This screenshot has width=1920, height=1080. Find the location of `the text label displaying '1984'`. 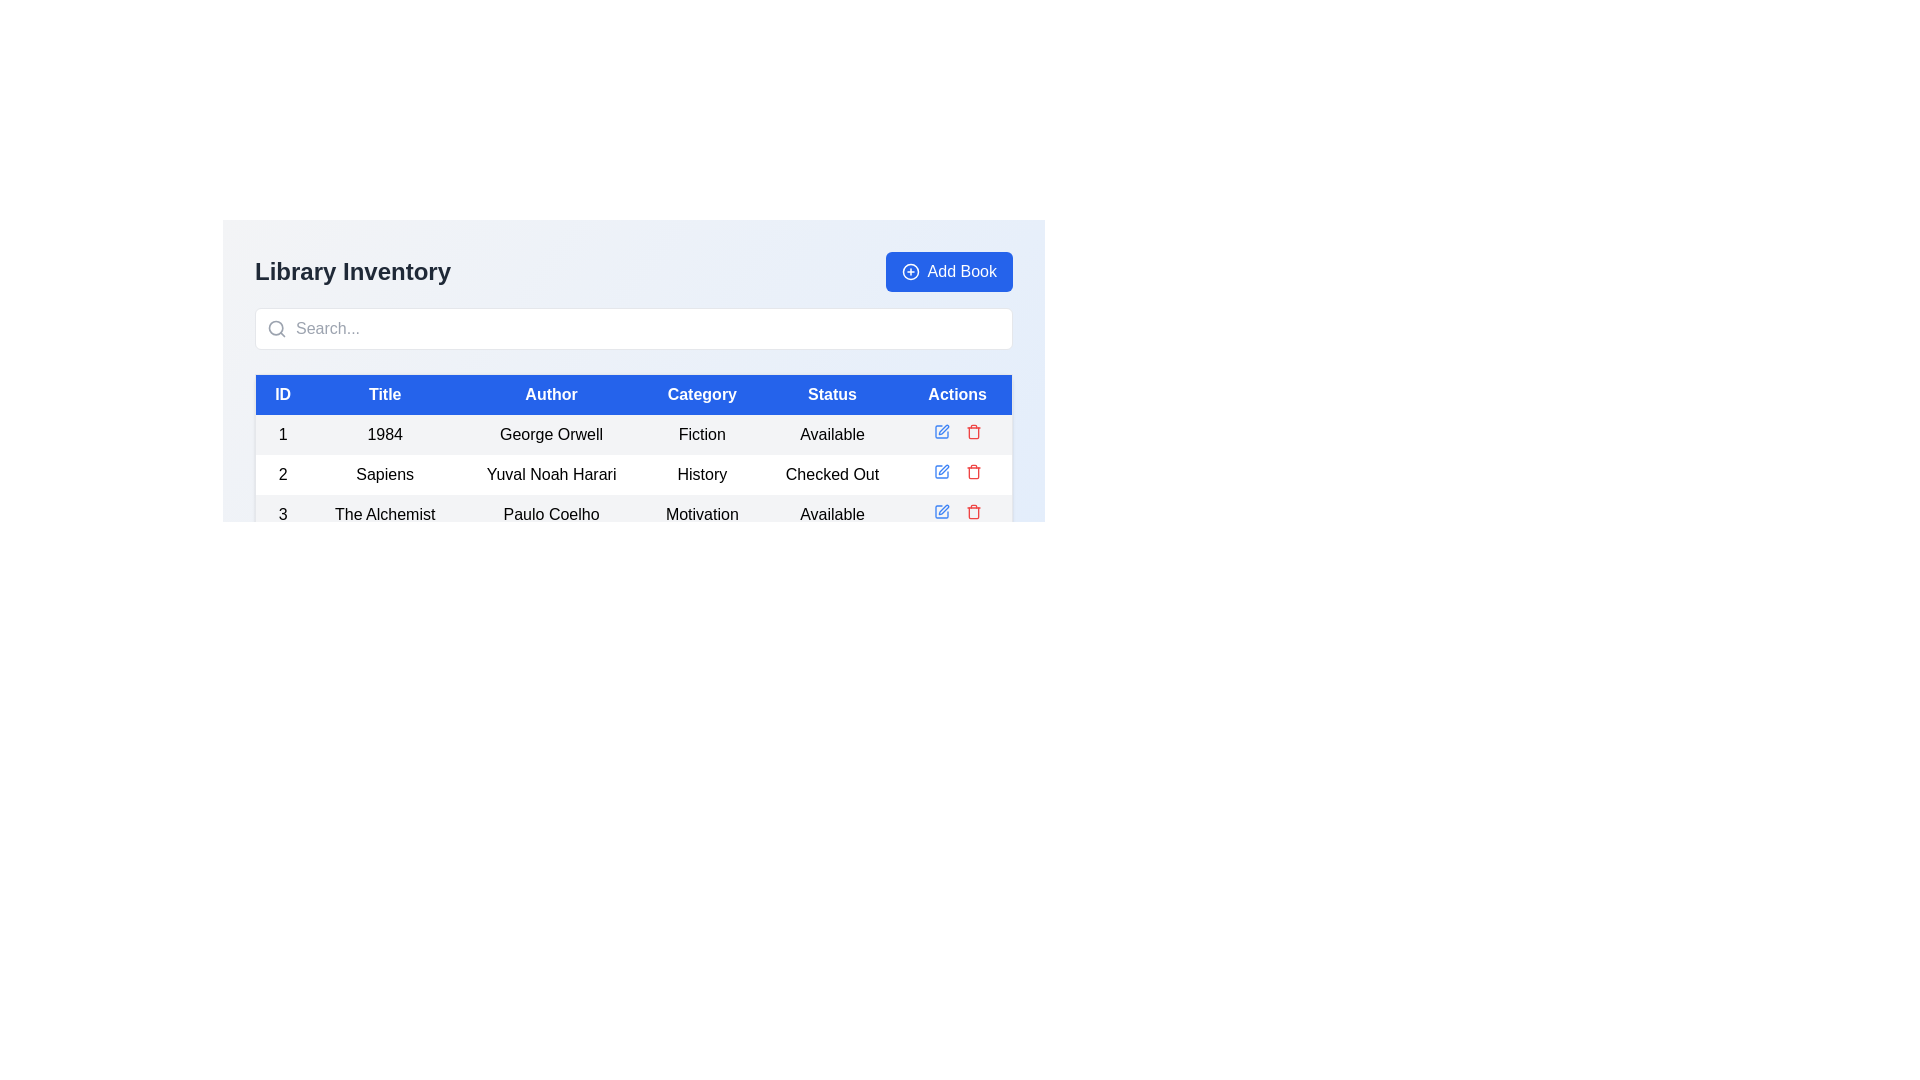

the text label displaying '1984' is located at coordinates (385, 434).